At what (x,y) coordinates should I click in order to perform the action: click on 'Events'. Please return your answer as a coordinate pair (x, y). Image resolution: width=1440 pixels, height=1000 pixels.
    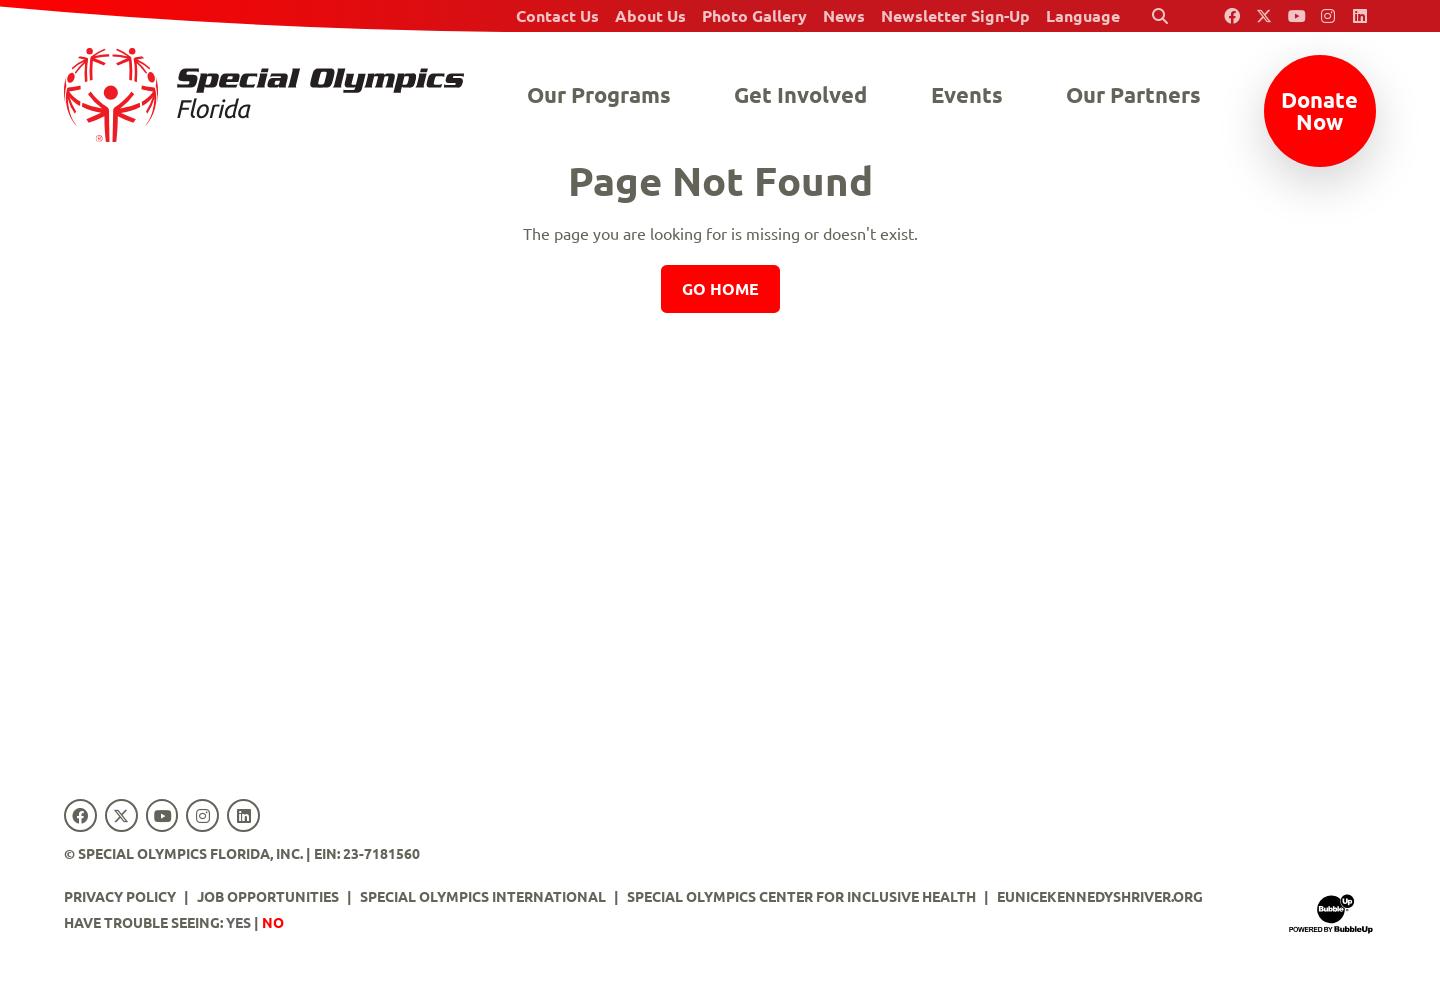
    Looking at the image, I should click on (964, 93).